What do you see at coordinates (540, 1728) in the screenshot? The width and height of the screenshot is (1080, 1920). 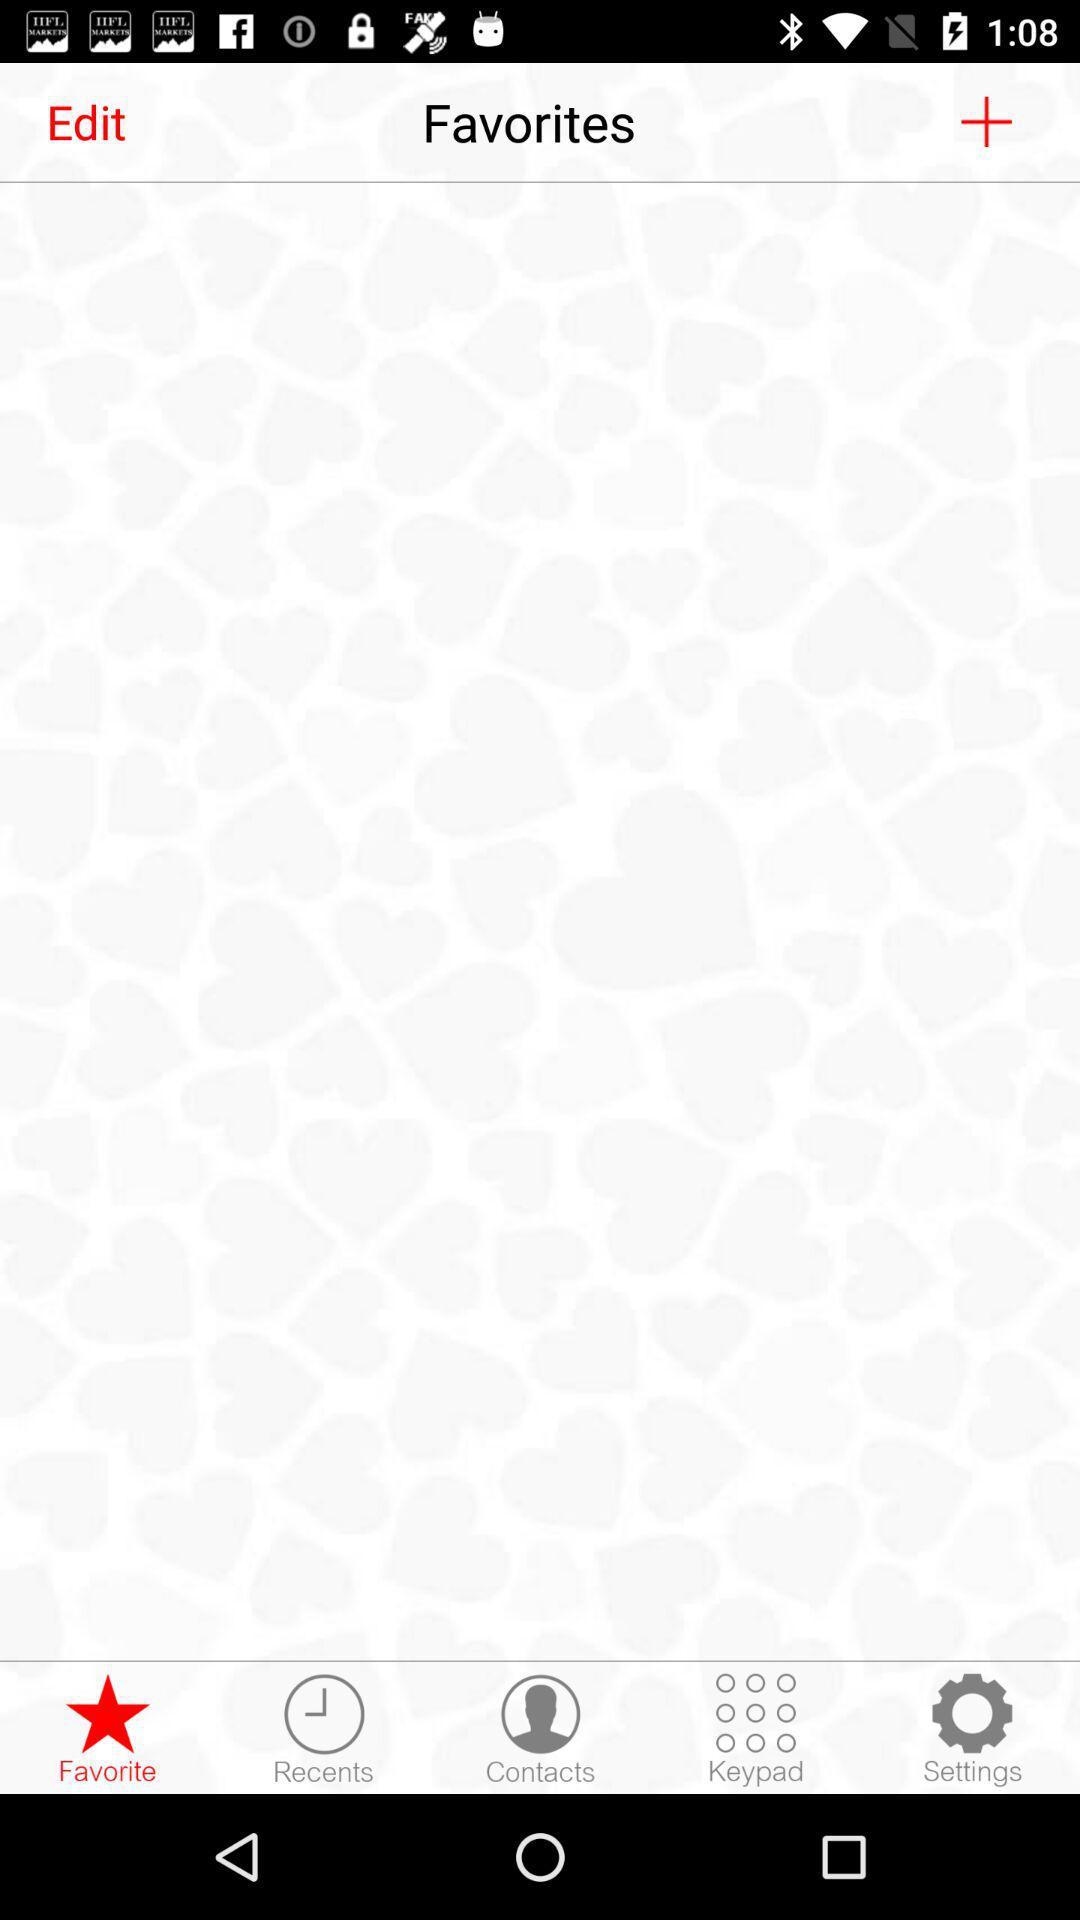 I see `open list of contacts` at bounding box center [540, 1728].